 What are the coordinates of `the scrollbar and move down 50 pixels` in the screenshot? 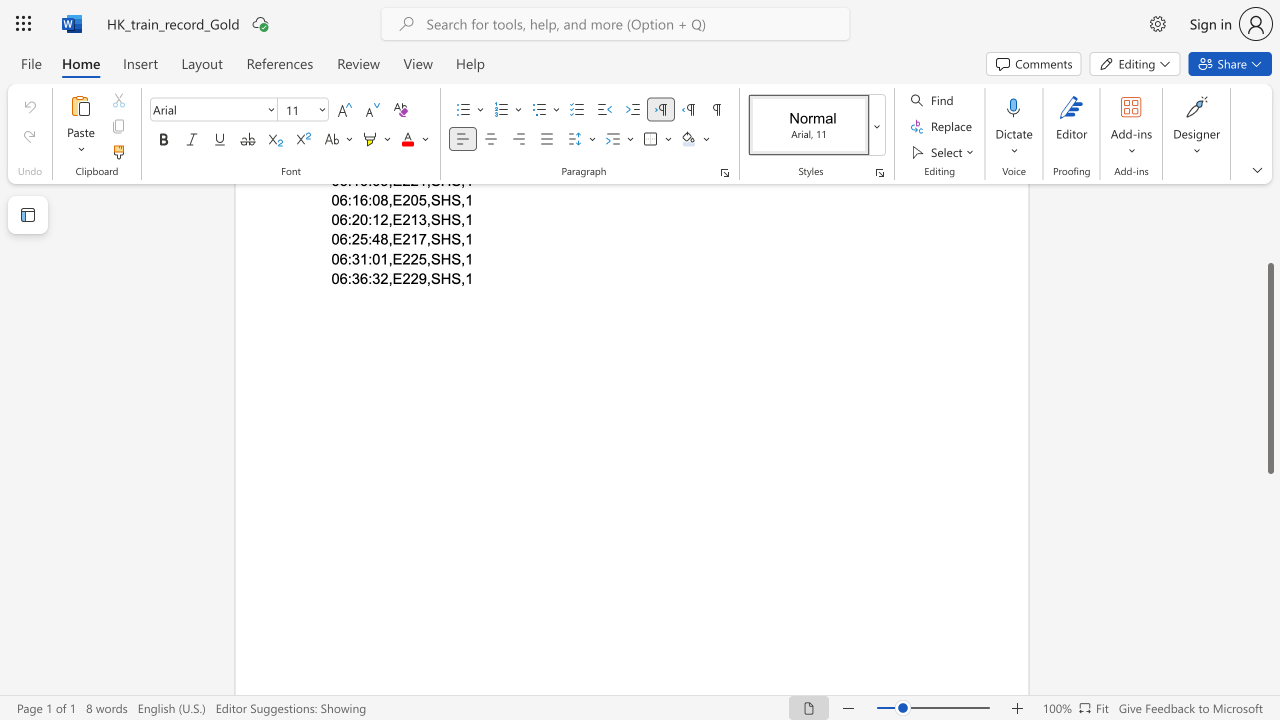 It's located at (1269, 368).